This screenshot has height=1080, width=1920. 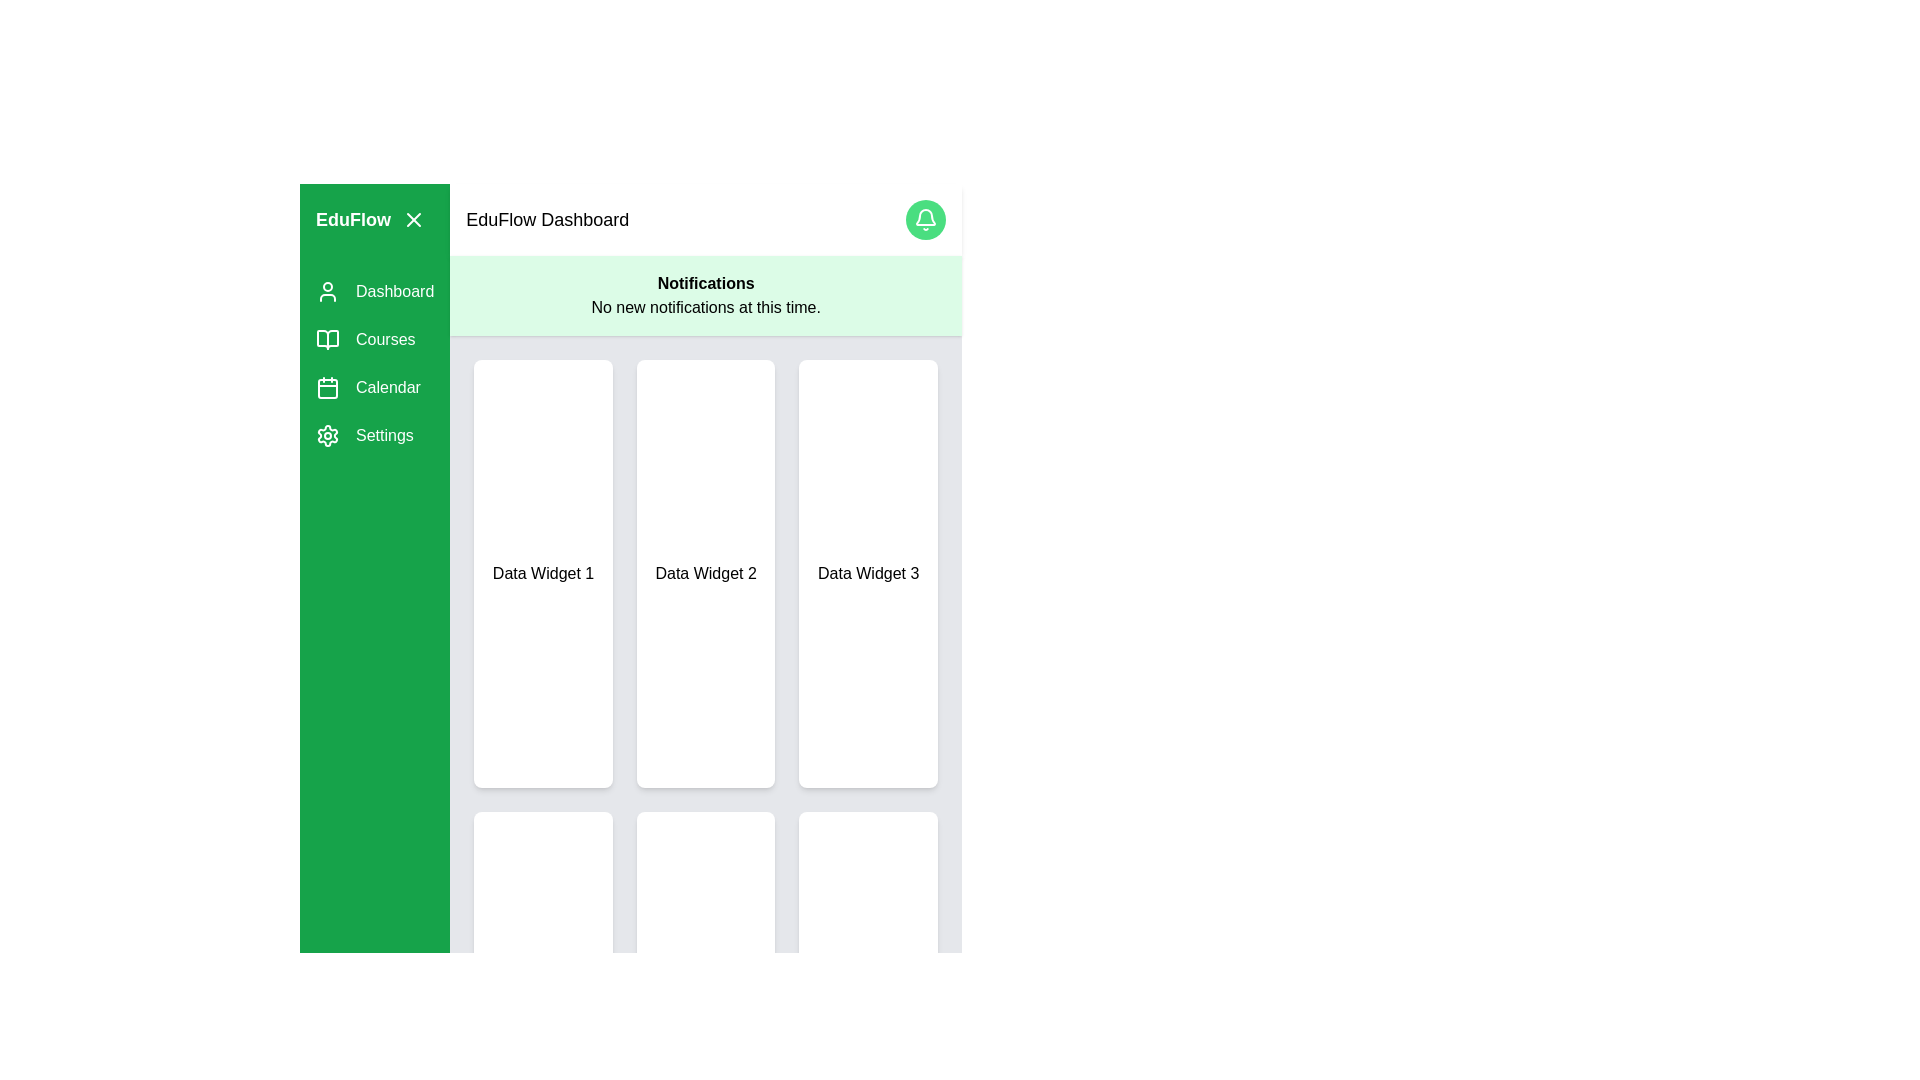 What do you see at coordinates (375, 338) in the screenshot?
I see `the green 'Courses' button, which is the second option in the vertical menu on the left` at bounding box center [375, 338].